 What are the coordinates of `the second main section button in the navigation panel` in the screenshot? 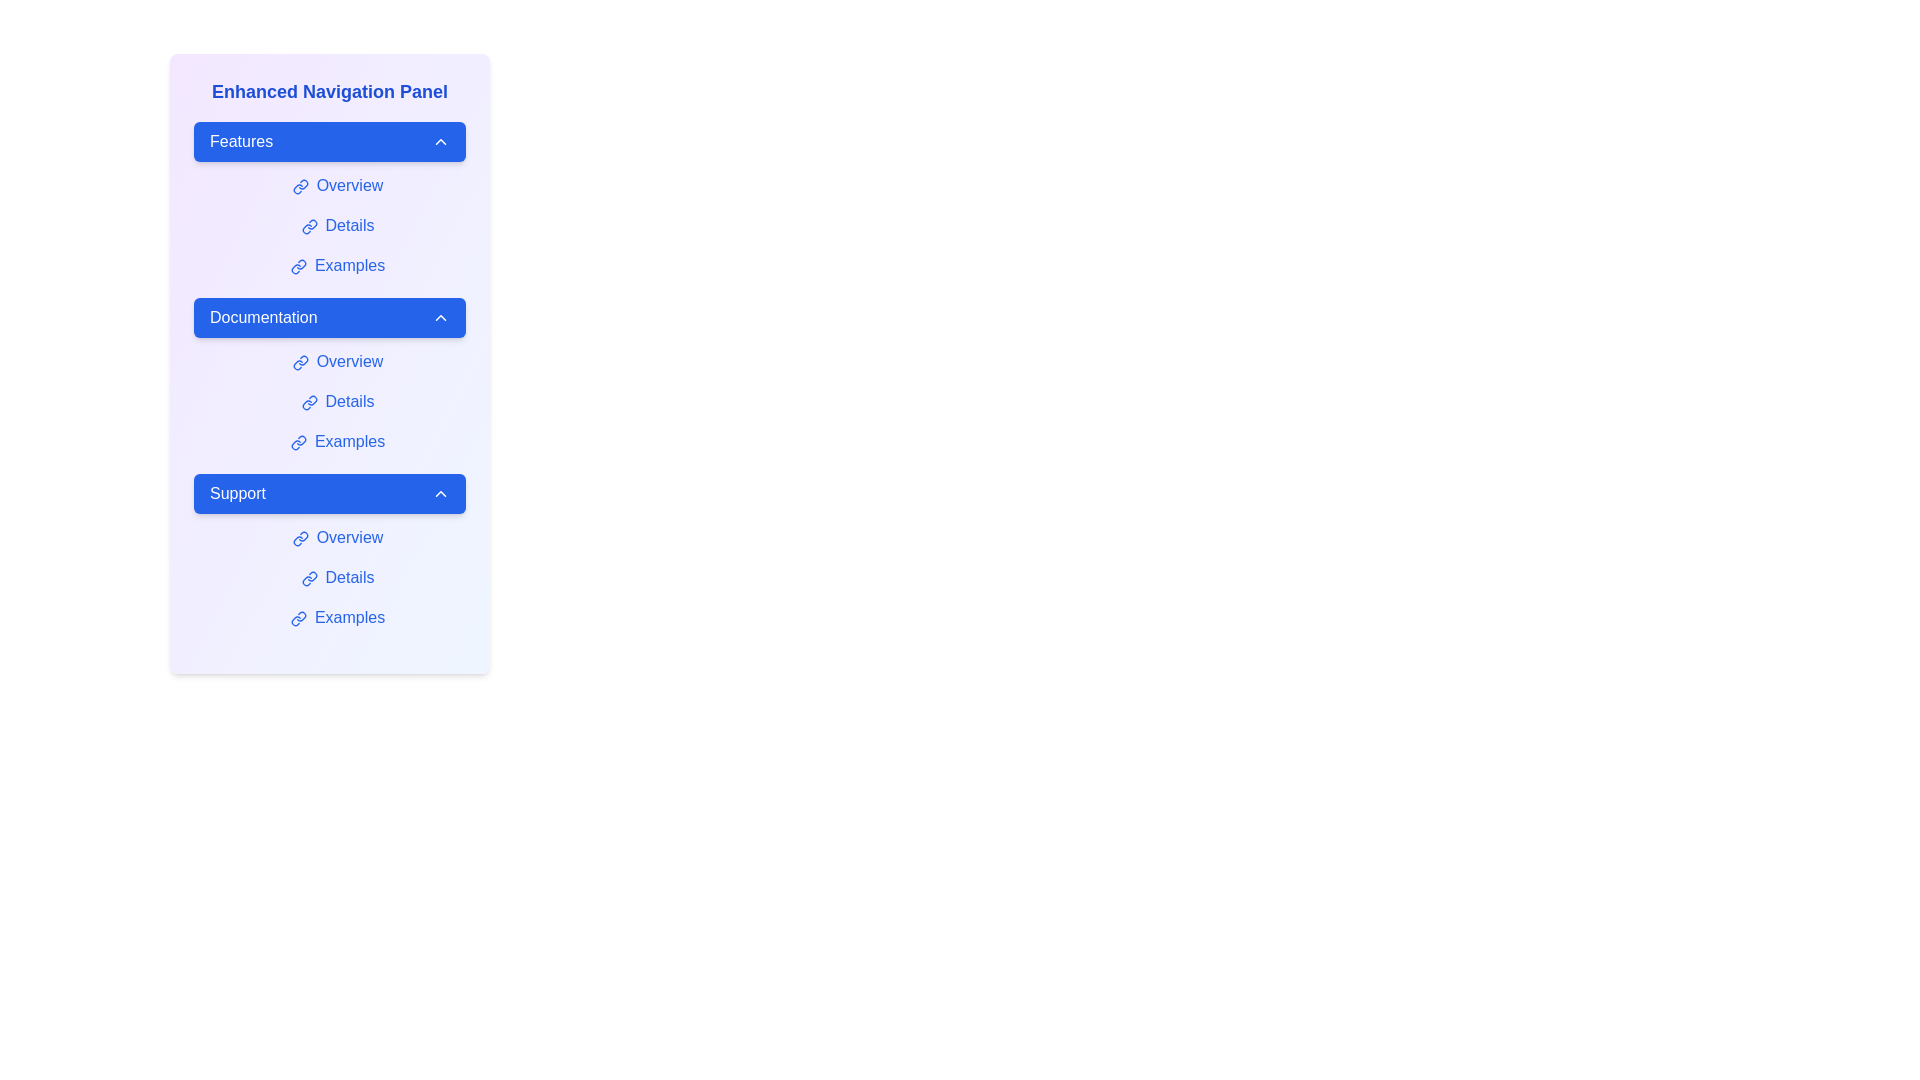 It's located at (330, 316).